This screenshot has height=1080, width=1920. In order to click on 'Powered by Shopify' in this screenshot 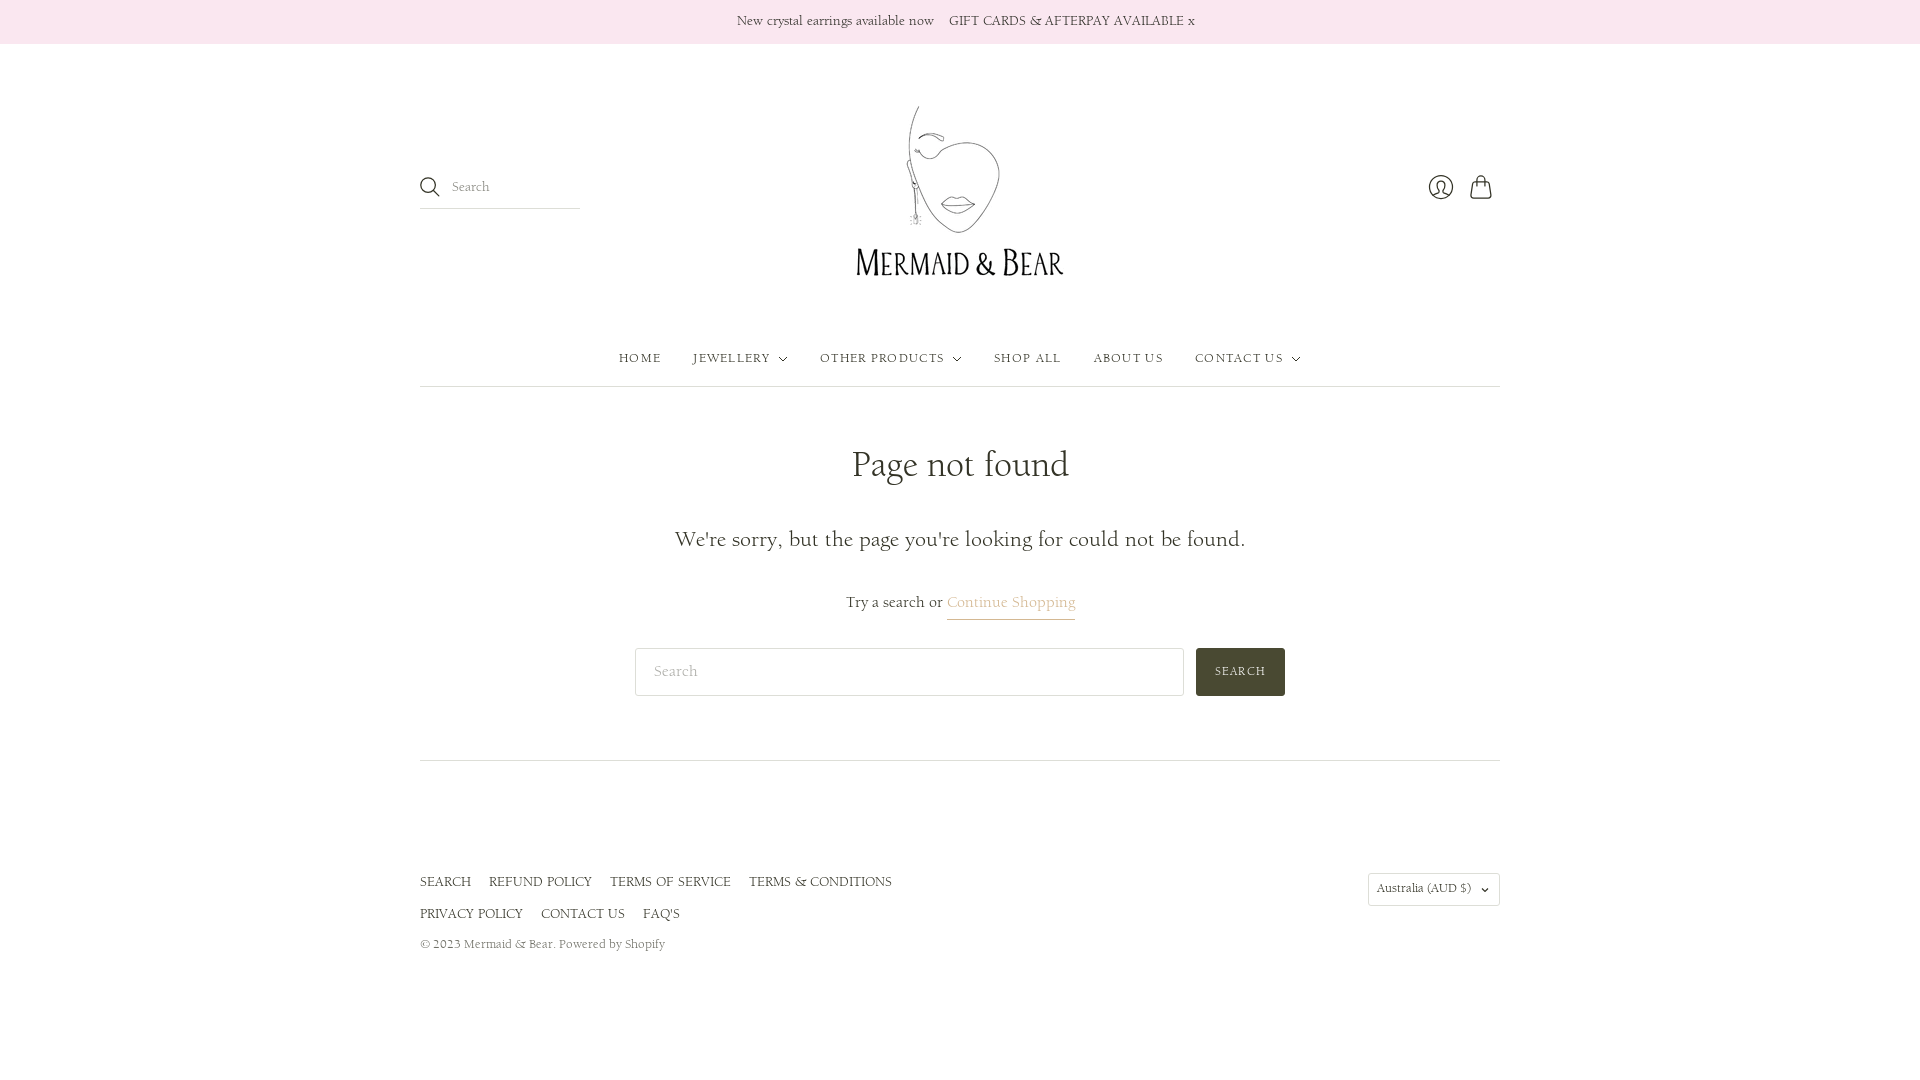, I will do `click(610, 944)`.